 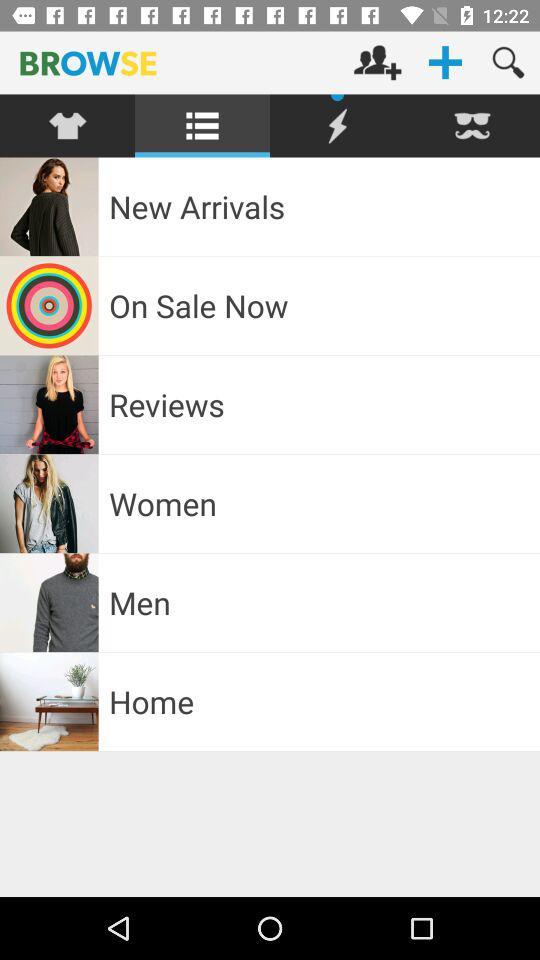 I want to click on the button on the left to the  button on the web page, so click(x=377, y=62).